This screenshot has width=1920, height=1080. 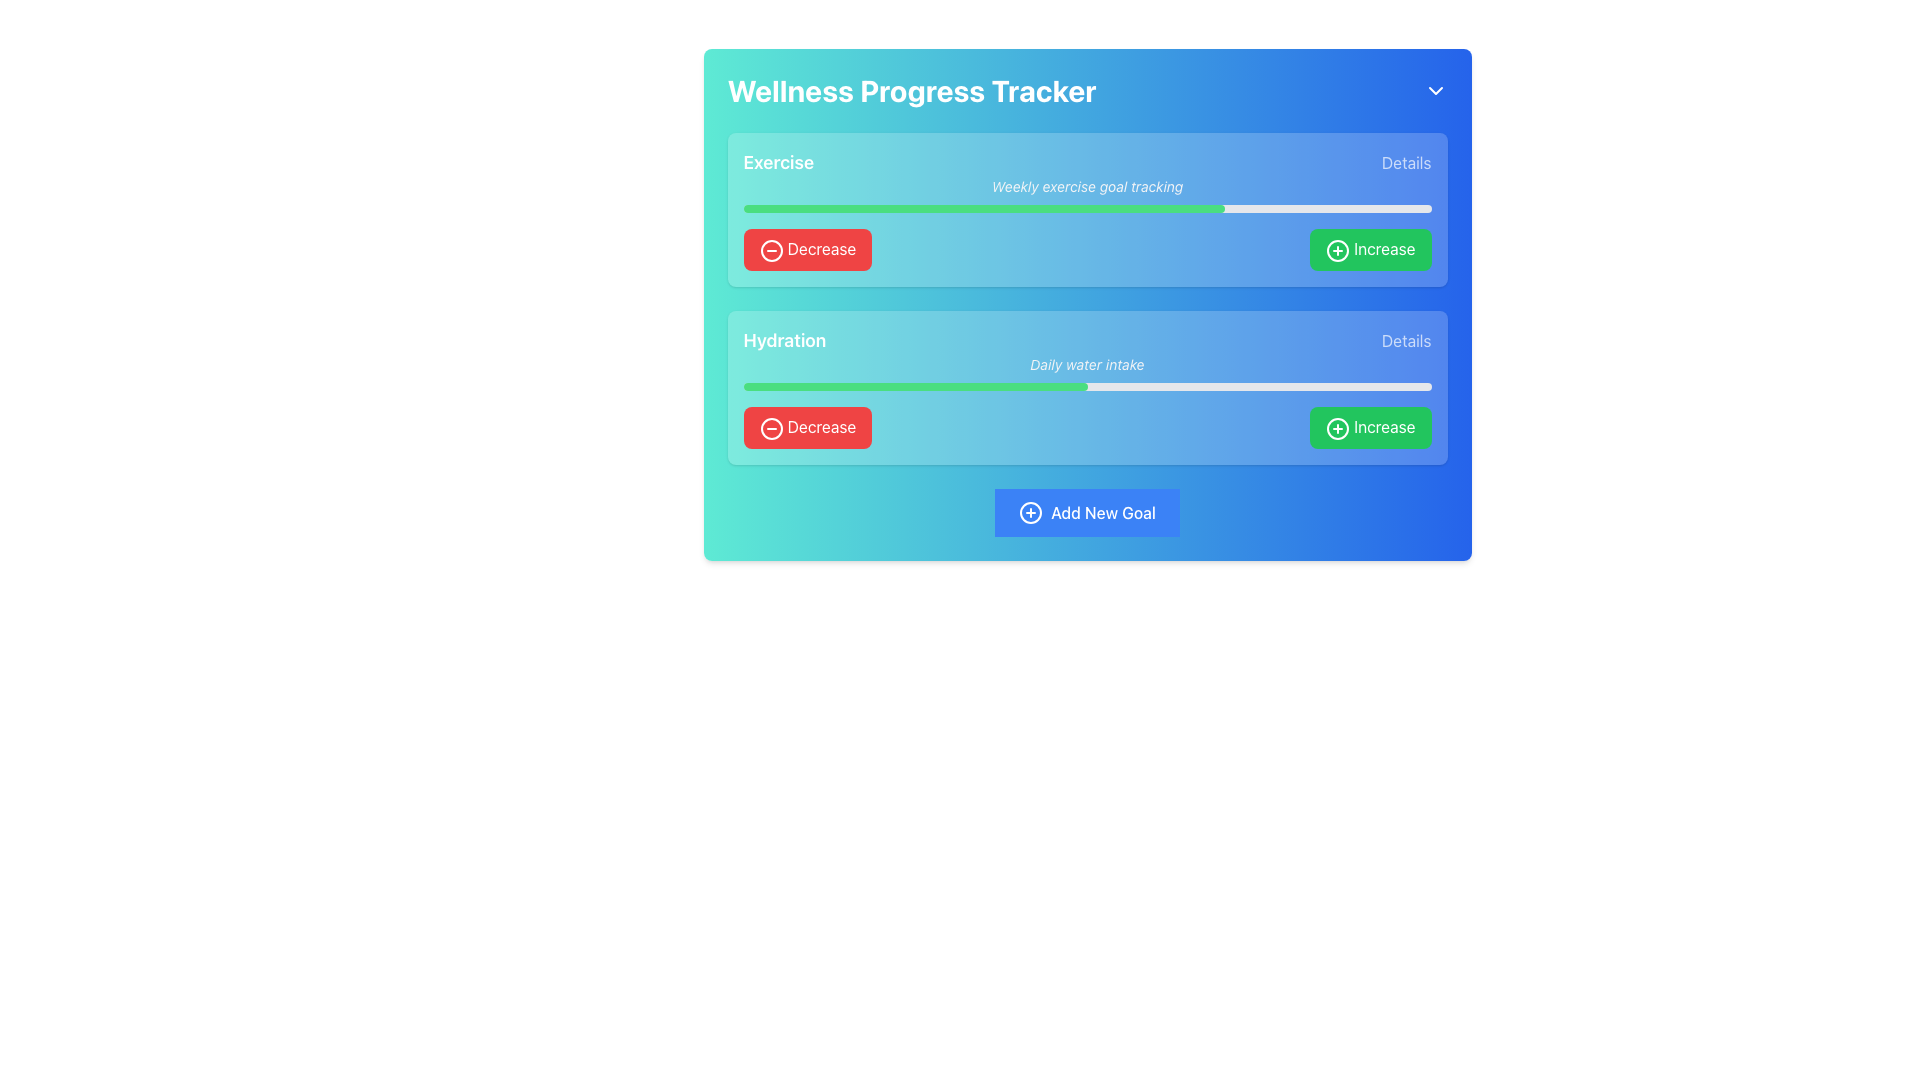 I want to click on the static text element labeled 'Hydration' which serves as a heading for daily water intake goals, so click(x=783, y=339).